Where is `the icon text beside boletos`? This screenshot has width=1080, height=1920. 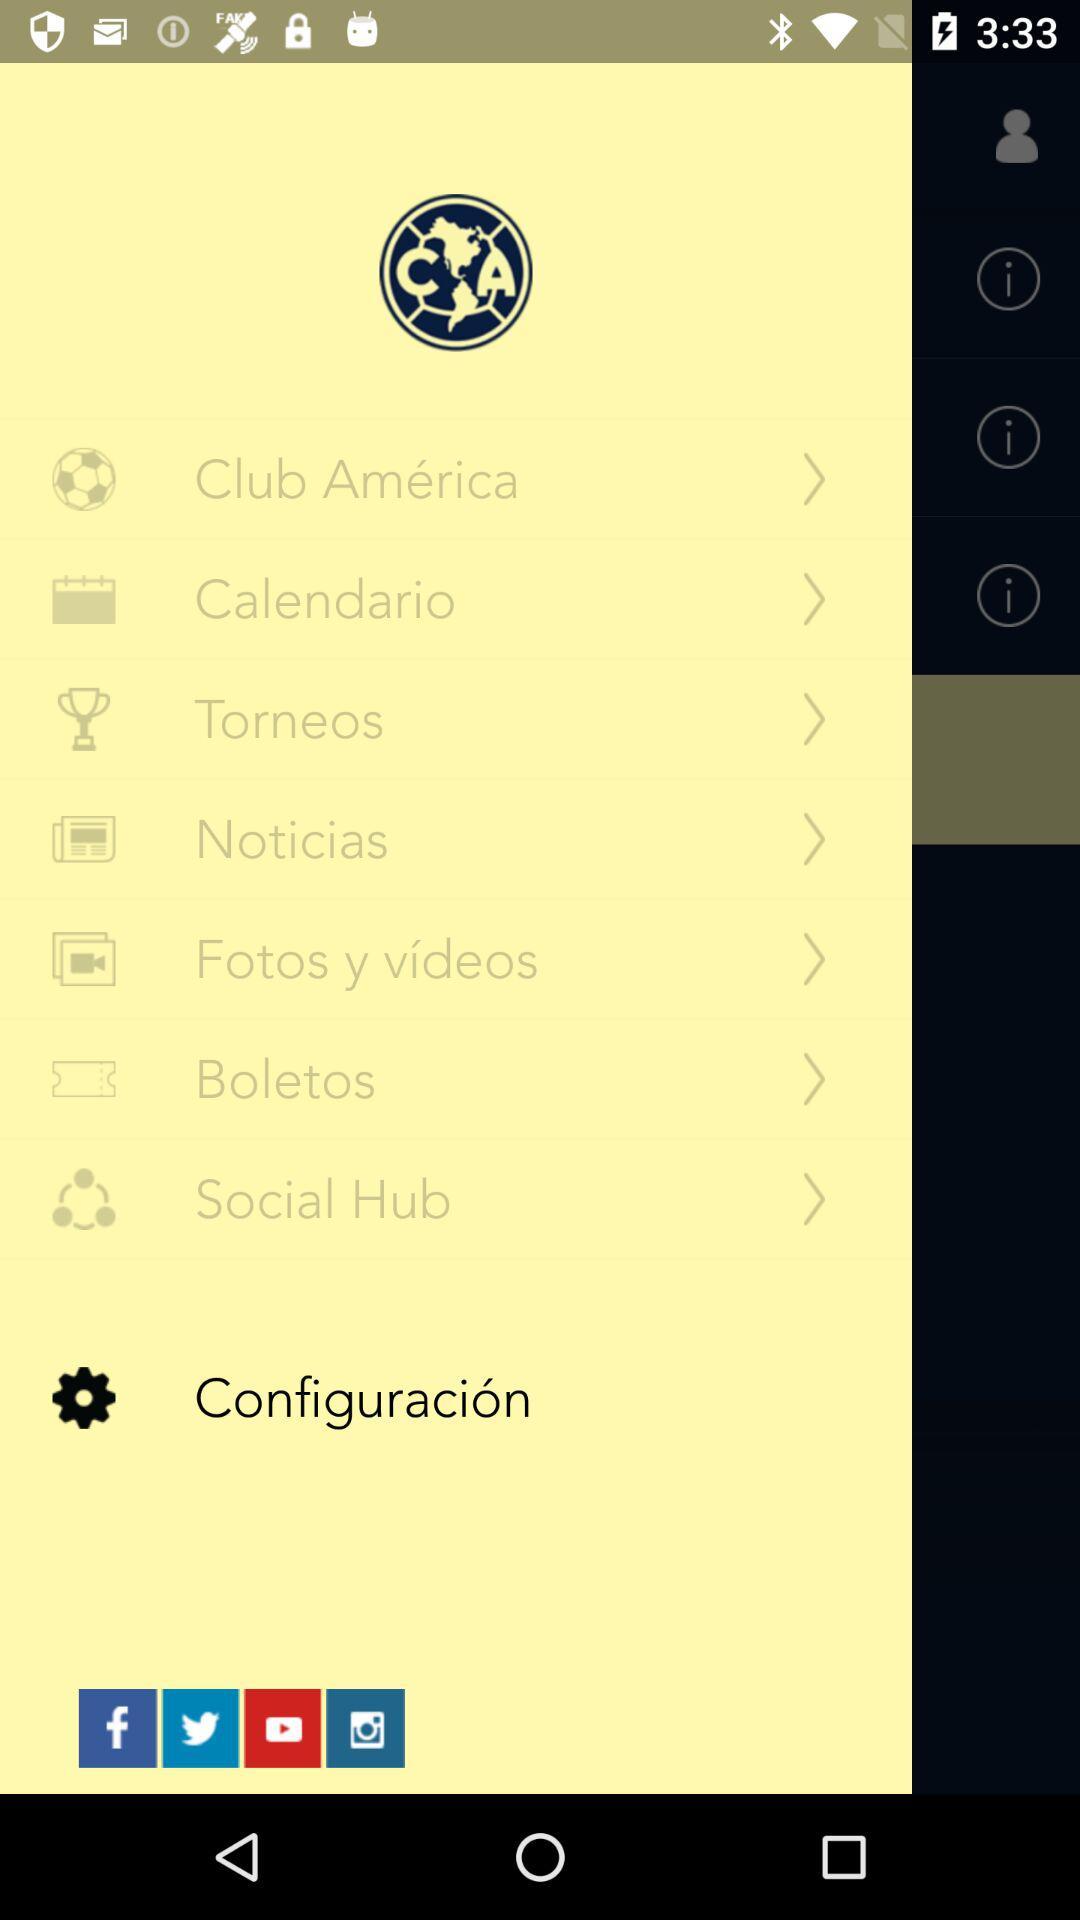
the icon text beside boletos is located at coordinates (83, 1078).